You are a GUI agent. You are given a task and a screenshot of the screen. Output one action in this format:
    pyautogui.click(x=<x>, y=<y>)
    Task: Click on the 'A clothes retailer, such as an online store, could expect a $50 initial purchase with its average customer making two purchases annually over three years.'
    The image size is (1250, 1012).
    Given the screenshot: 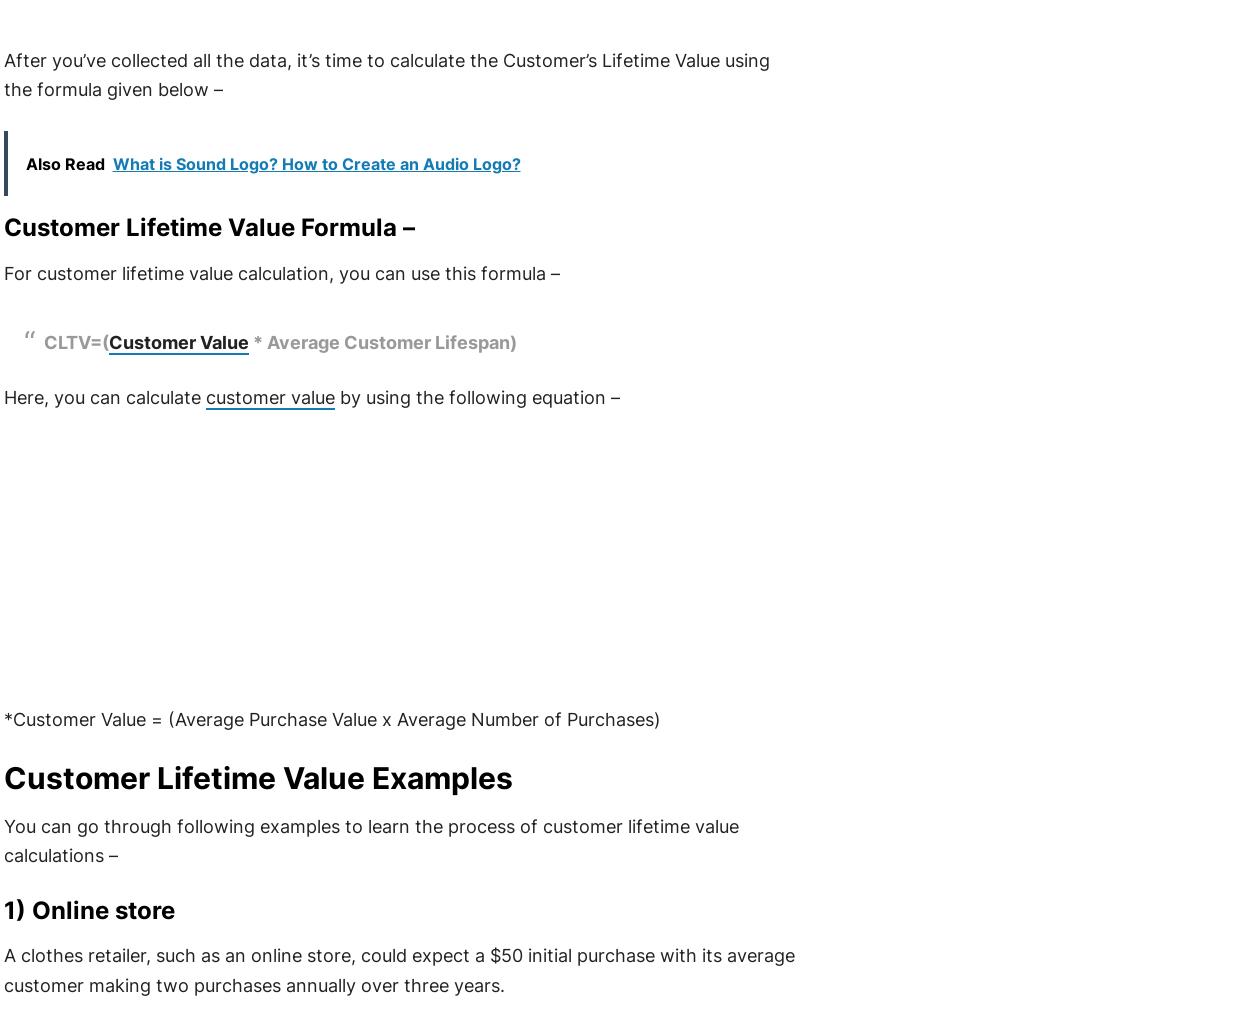 What is the action you would take?
    pyautogui.click(x=398, y=970)
    